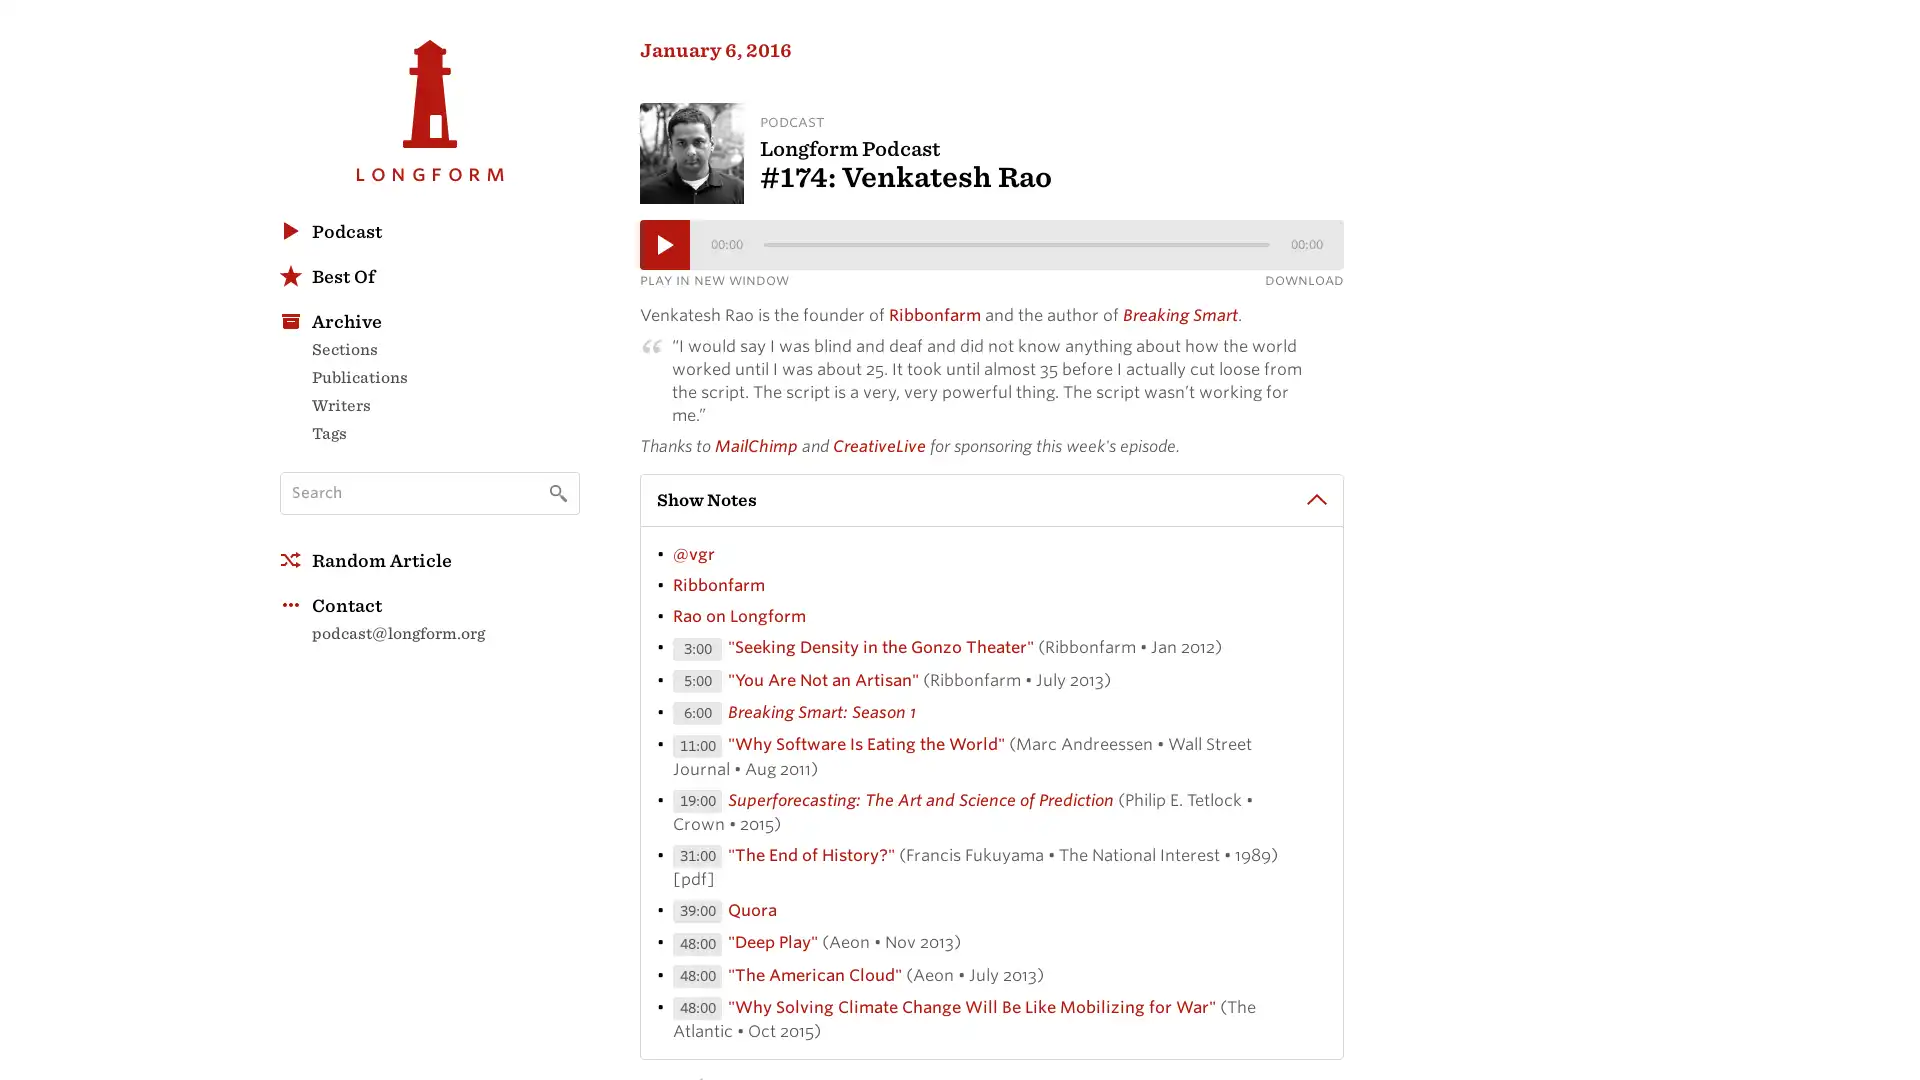  Describe the element at coordinates (697, 978) in the screenshot. I see `48:00` at that location.